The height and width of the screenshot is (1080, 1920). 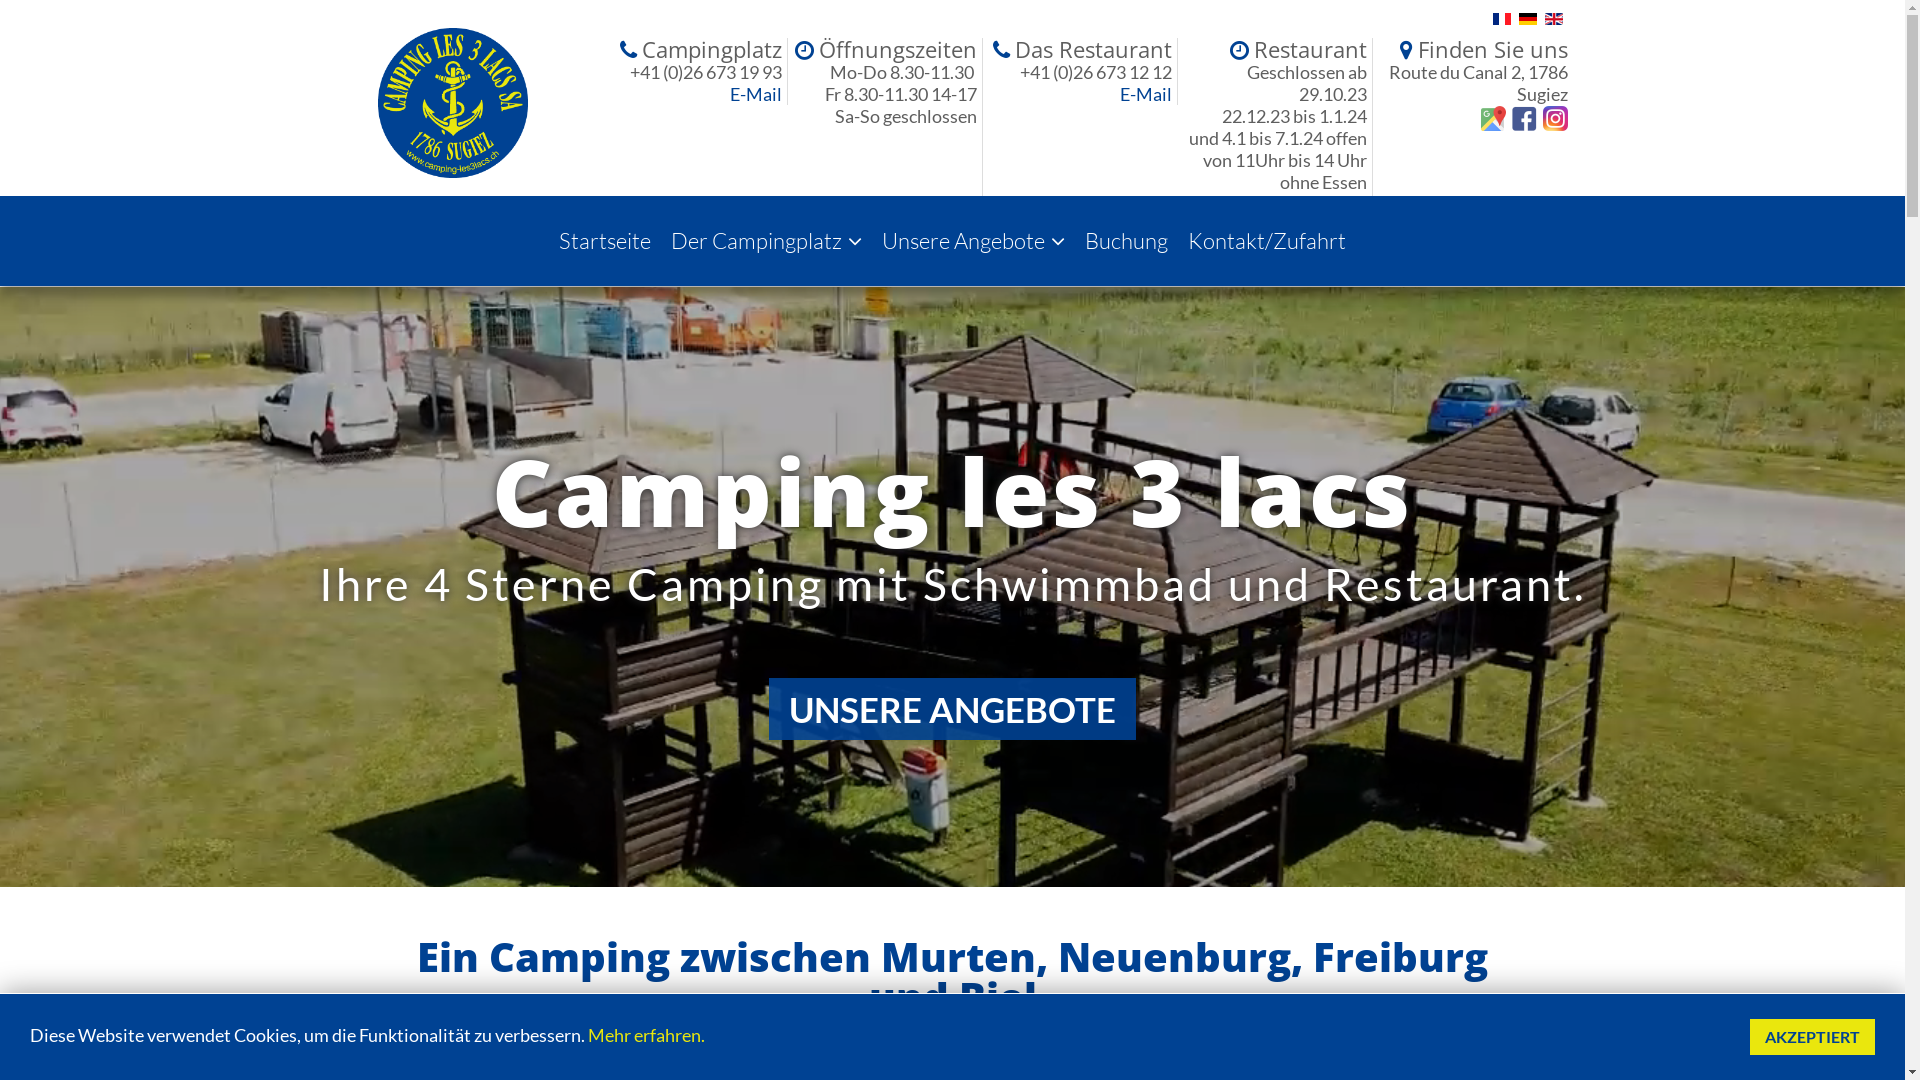 I want to click on 'E-Mail', so click(x=1146, y=93).